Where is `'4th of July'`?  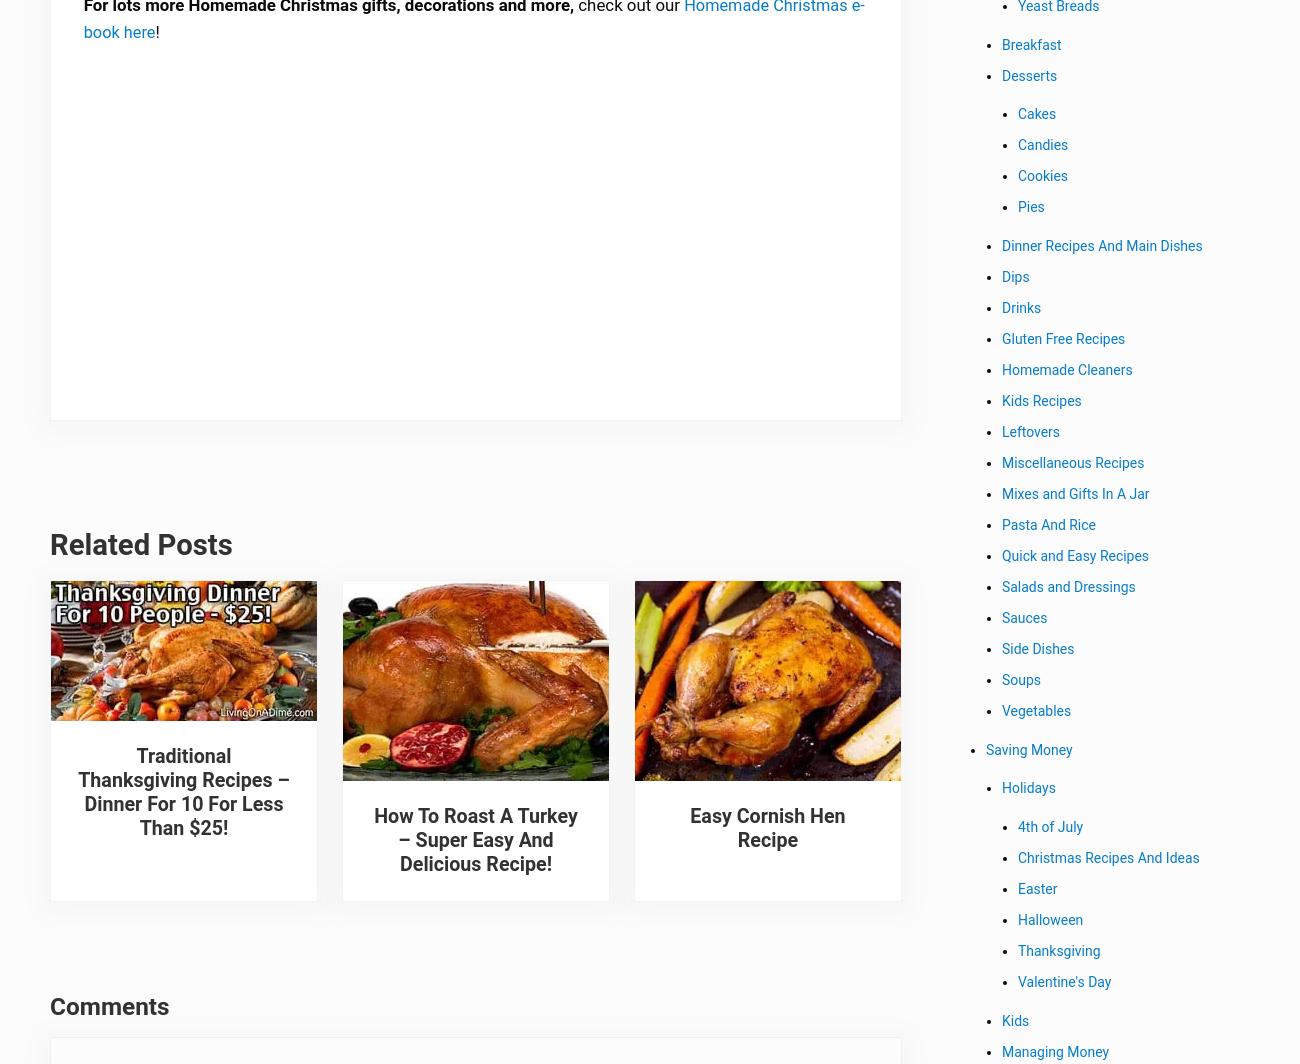 '4th of July' is located at coordinates (1050, 830).